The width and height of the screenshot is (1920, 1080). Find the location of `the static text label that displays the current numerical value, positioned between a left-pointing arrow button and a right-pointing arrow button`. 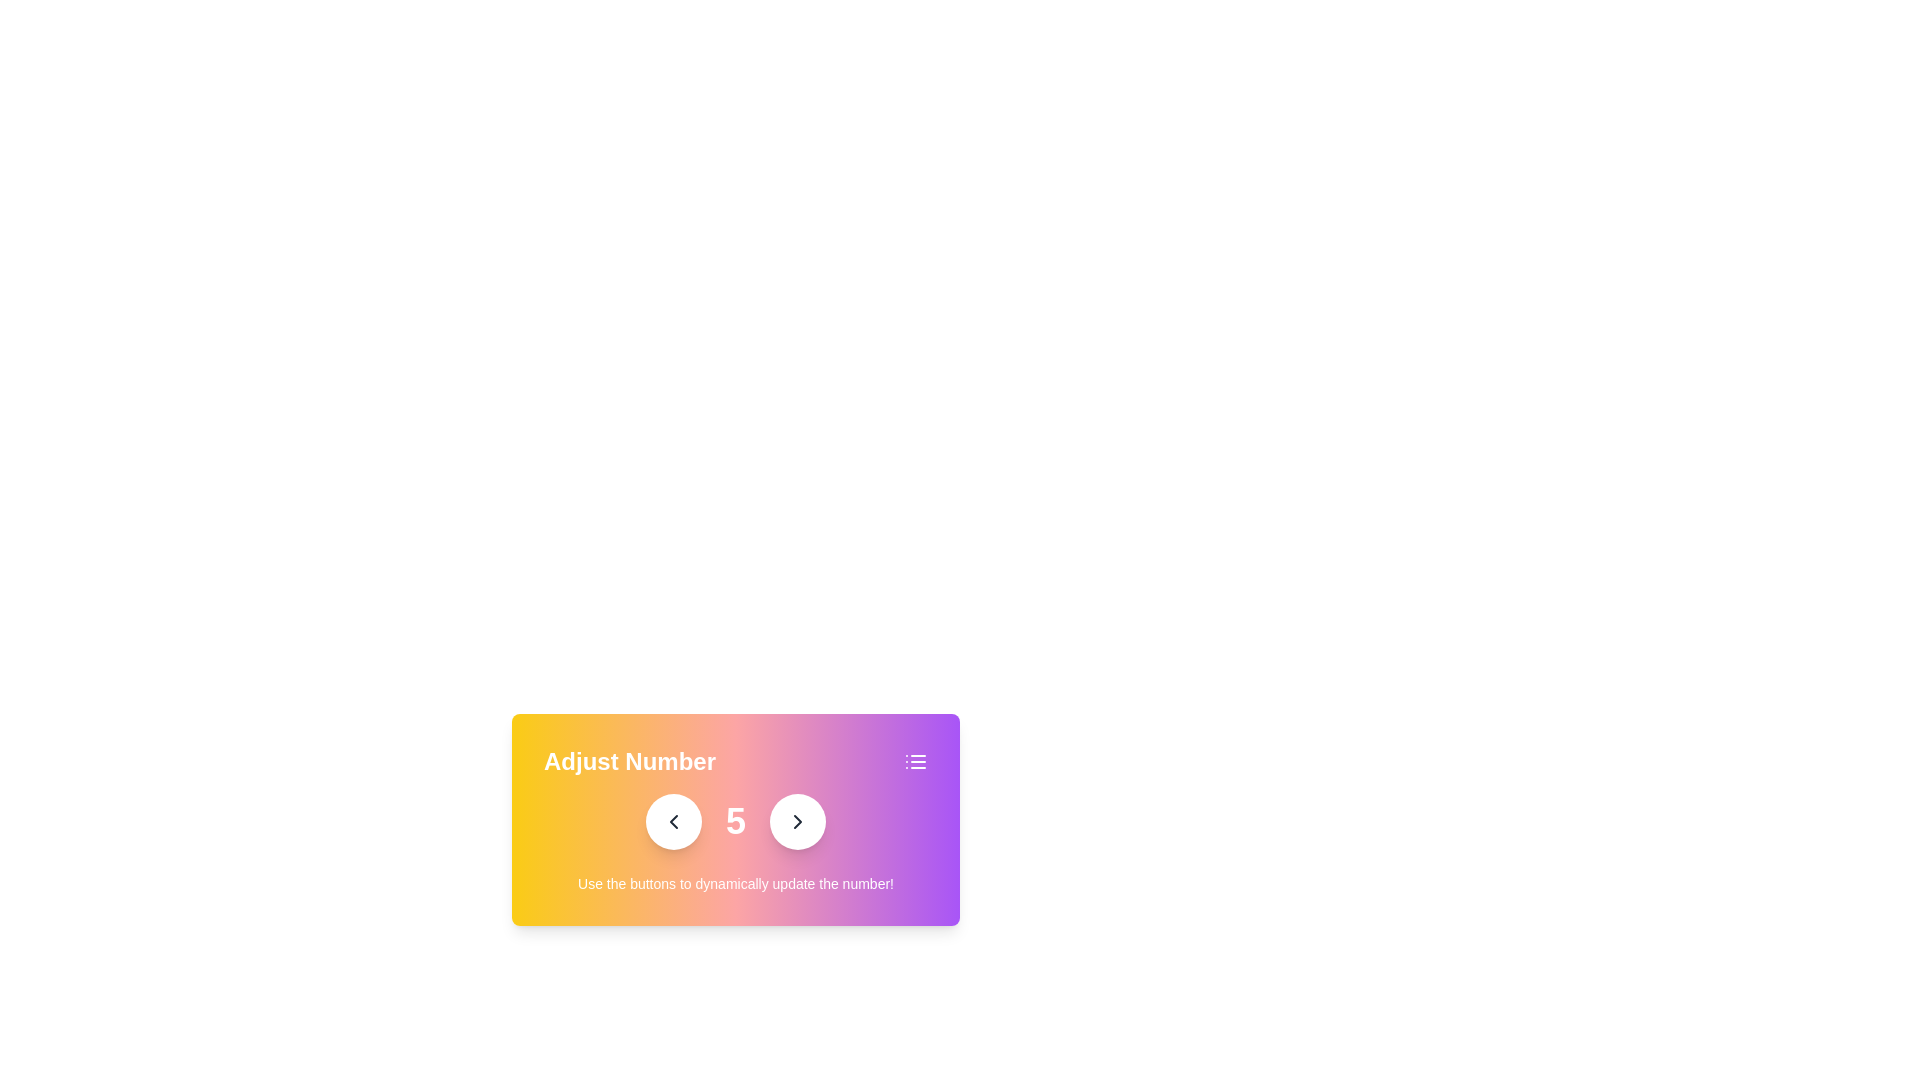

the static text label that displays the current numerical value, positioned between a left-pointing arrow button and a right-pointing arrow button is located at coordinates (734, 821).